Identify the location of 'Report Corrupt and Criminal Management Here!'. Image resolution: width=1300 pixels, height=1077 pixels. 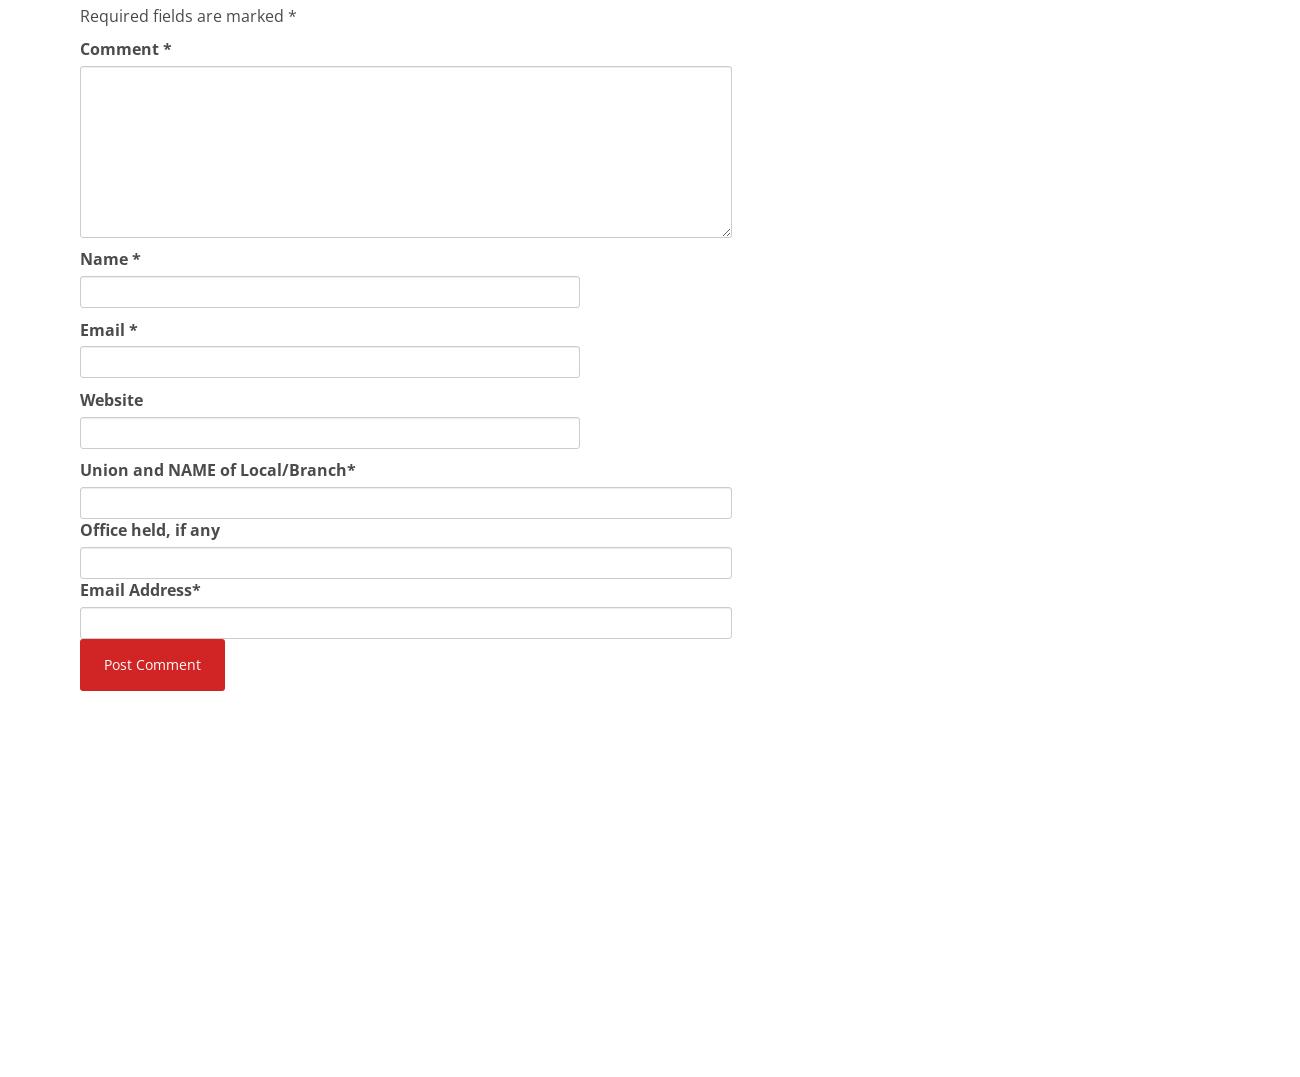
(618, 859).